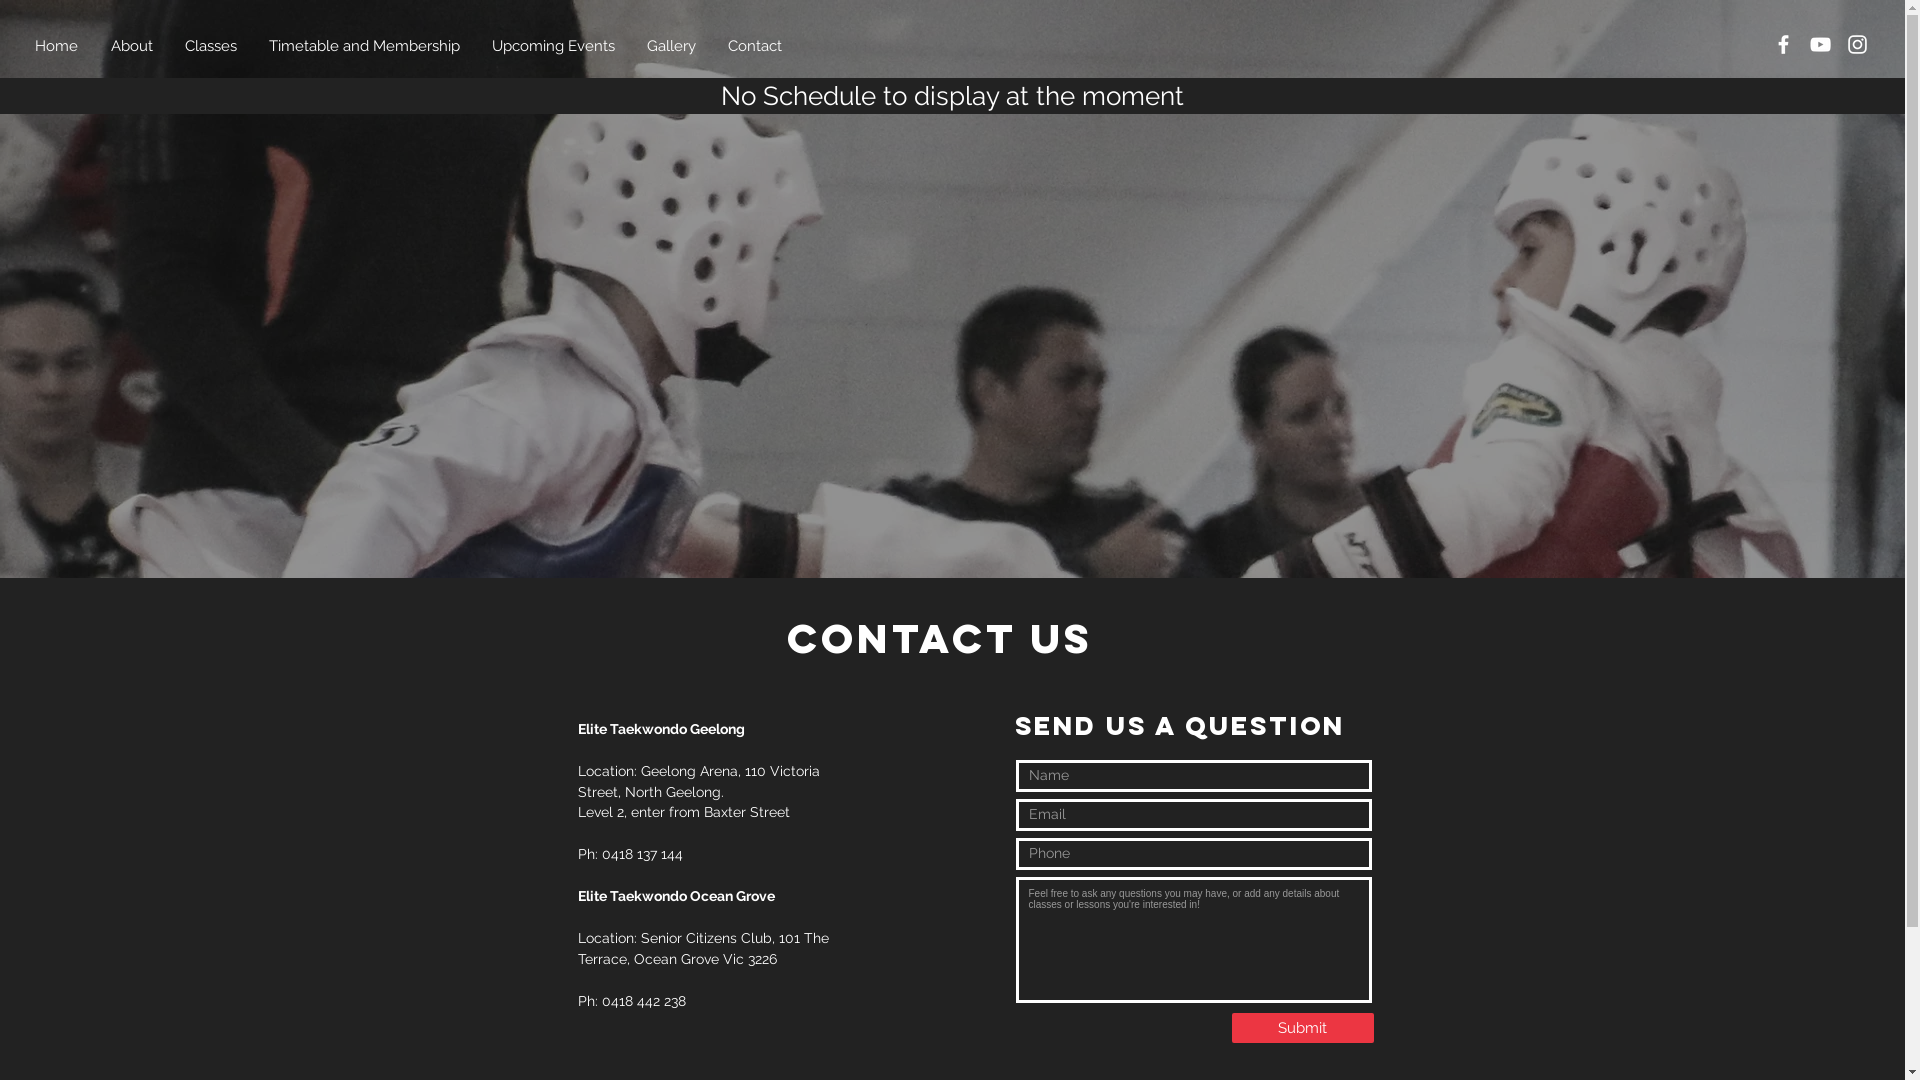 The image size is (1920, 1080). I want to click on 'Contact', so click(713, 45).